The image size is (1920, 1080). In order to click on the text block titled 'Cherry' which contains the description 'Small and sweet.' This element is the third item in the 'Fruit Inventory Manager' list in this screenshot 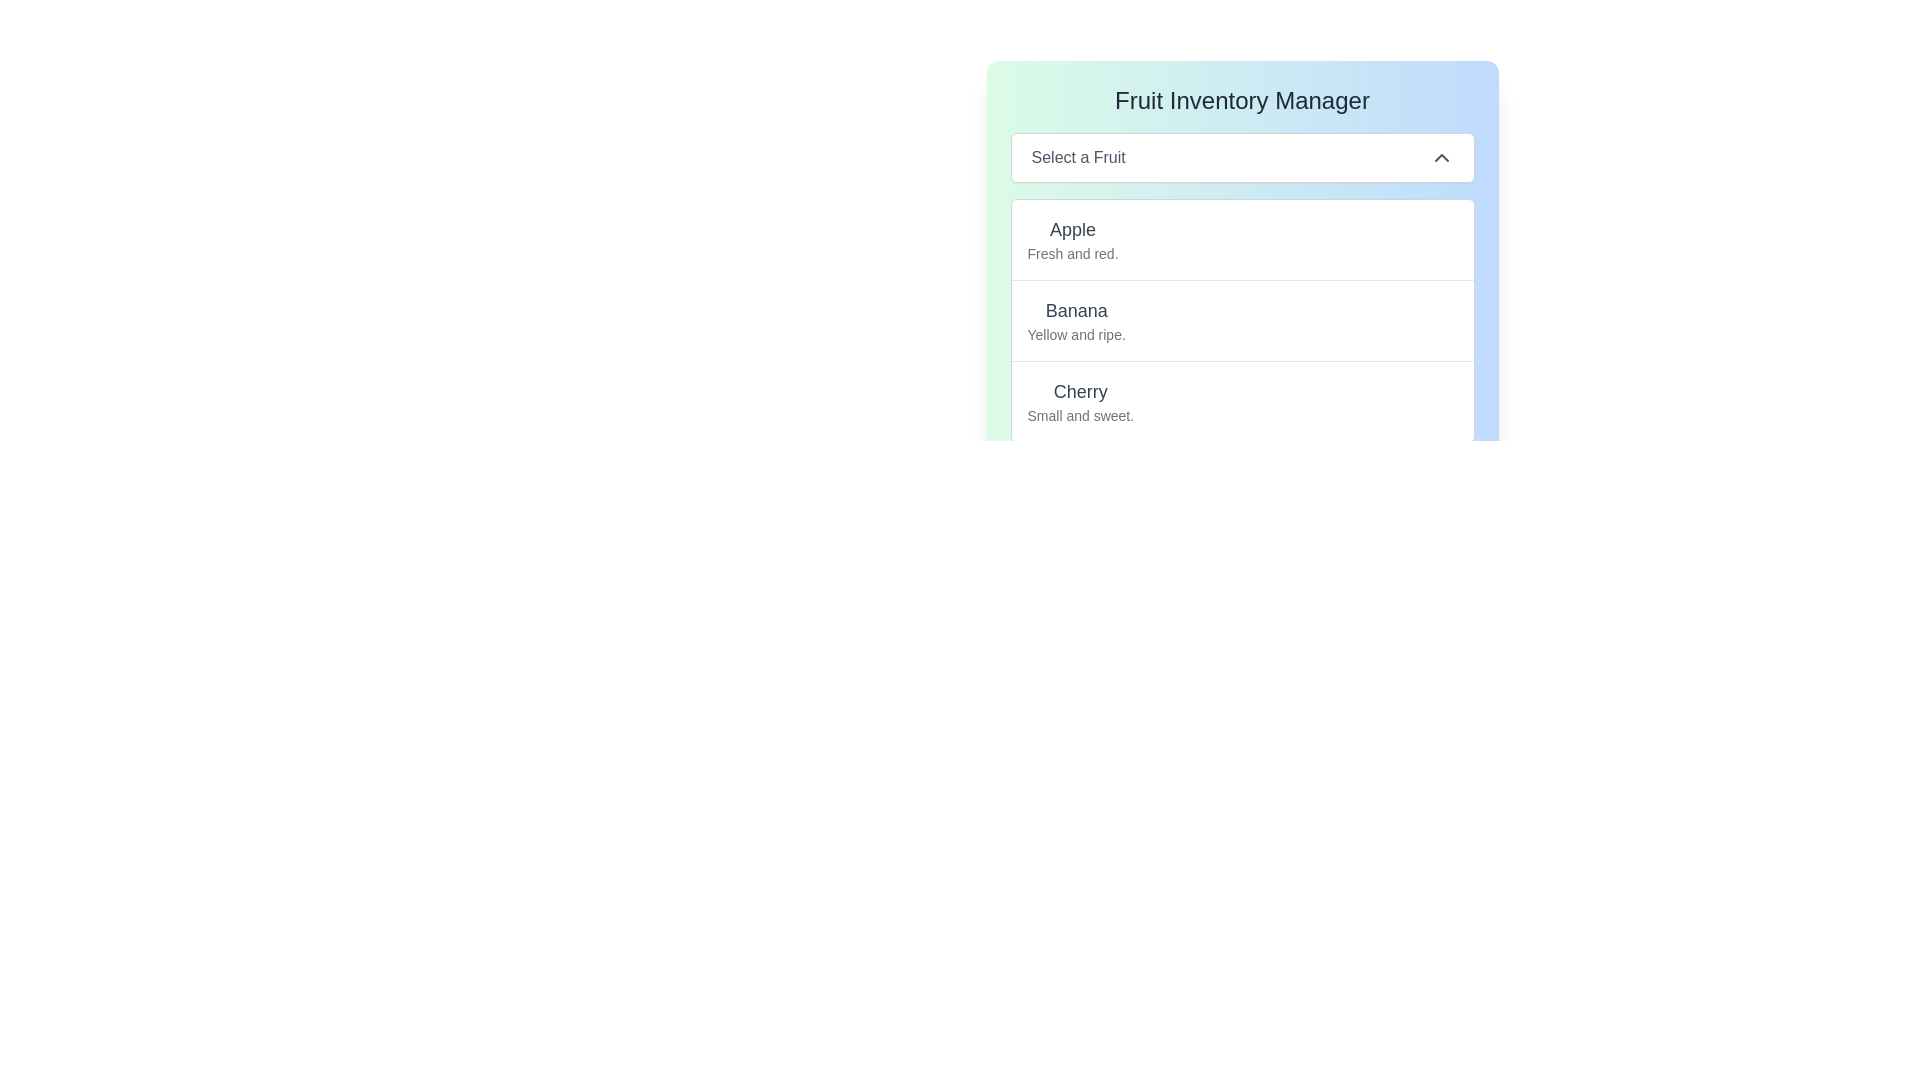, I will do `click(1079, 401)`.